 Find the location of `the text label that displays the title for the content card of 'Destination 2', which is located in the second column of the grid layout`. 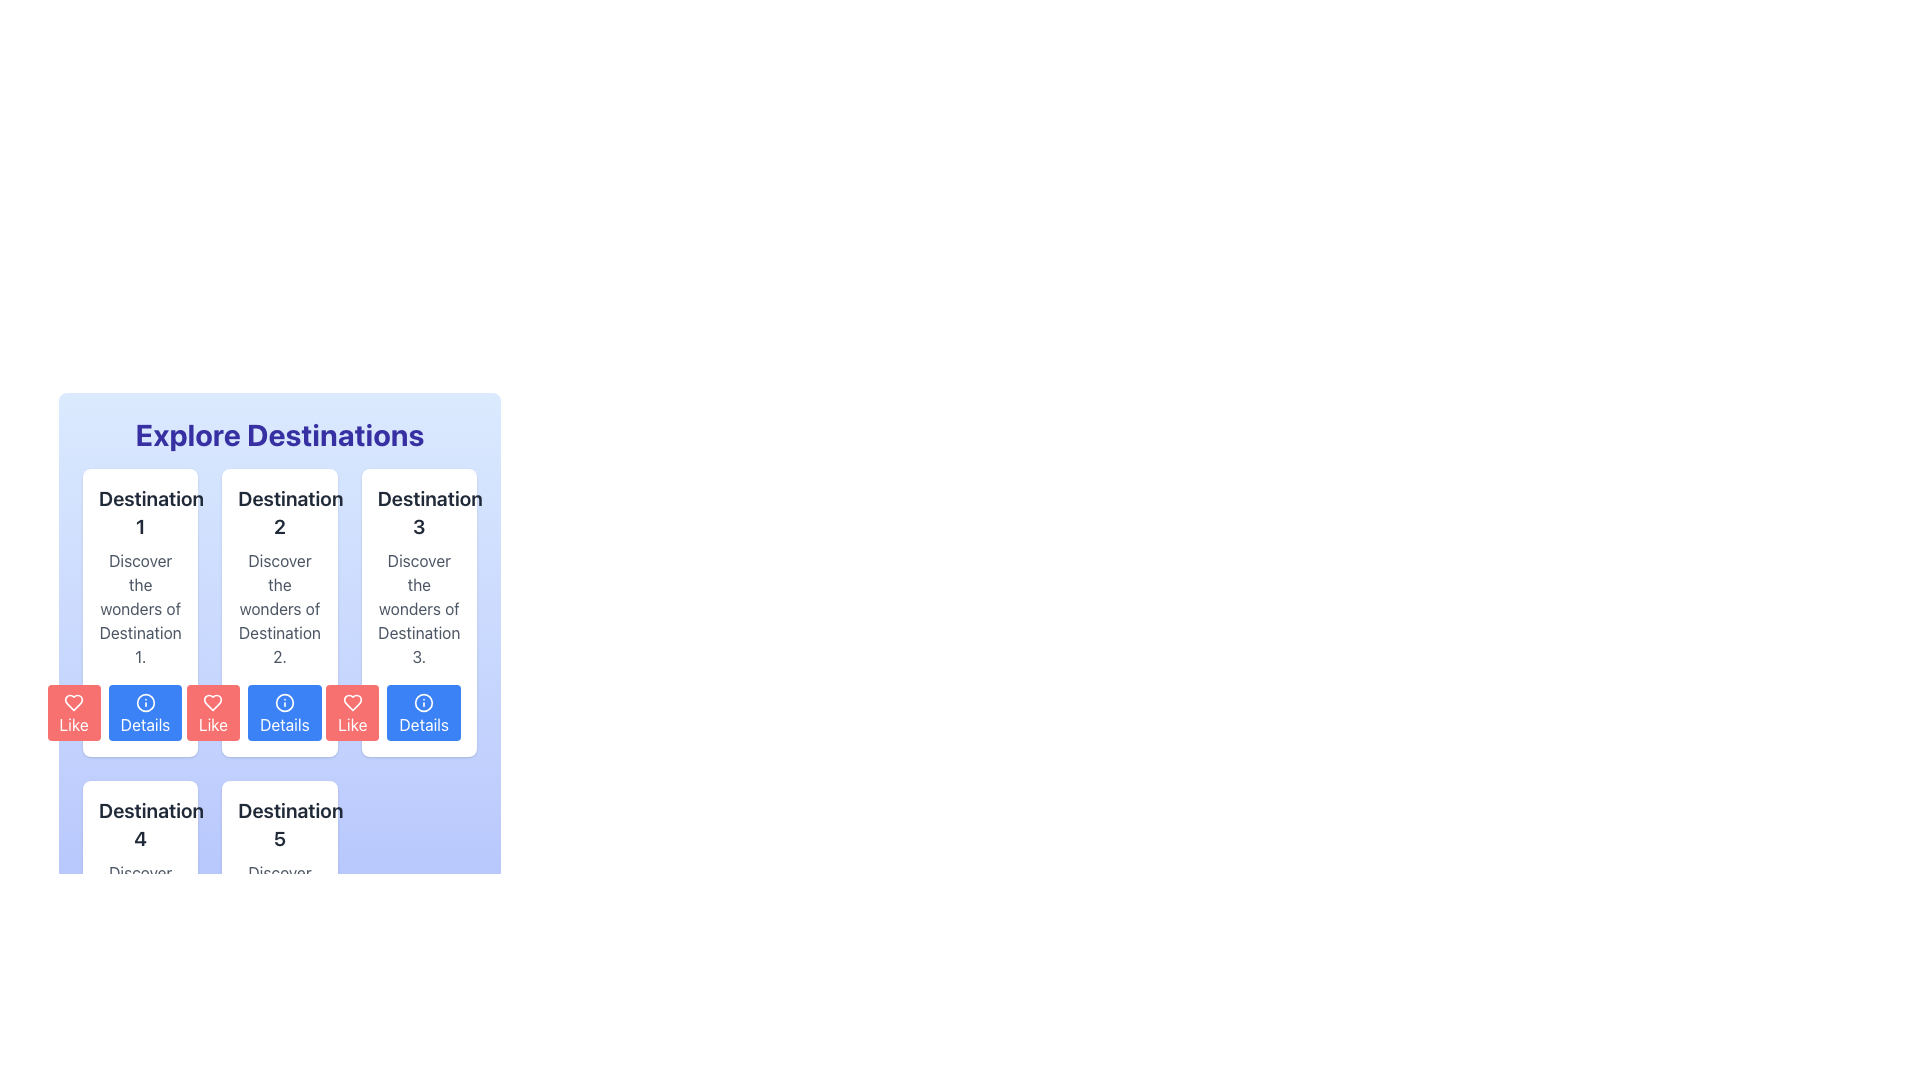

the text label that displays the title for the content card of 'Destination 2', which is located in the second column of the grid layout is located at coordinates (278, 512).